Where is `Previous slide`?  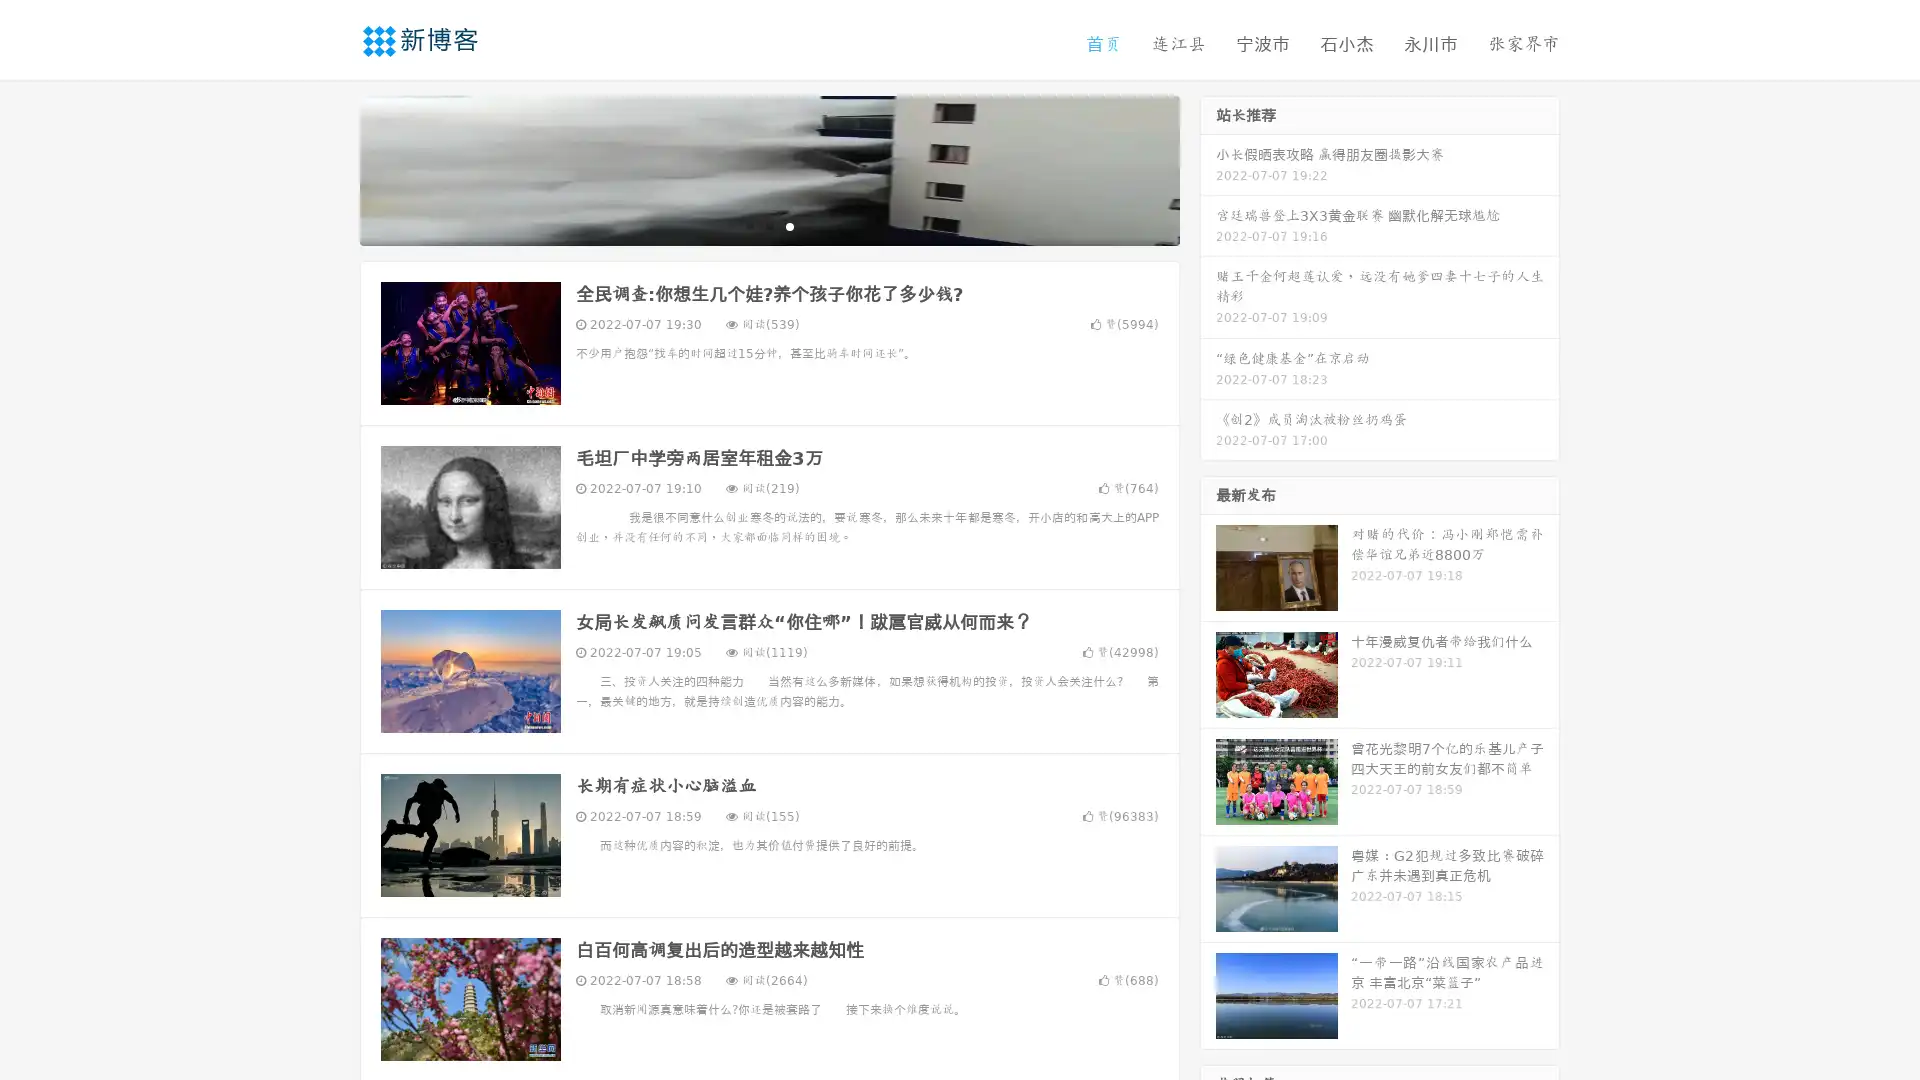 Previous slide is located at coordinates (330, 168).